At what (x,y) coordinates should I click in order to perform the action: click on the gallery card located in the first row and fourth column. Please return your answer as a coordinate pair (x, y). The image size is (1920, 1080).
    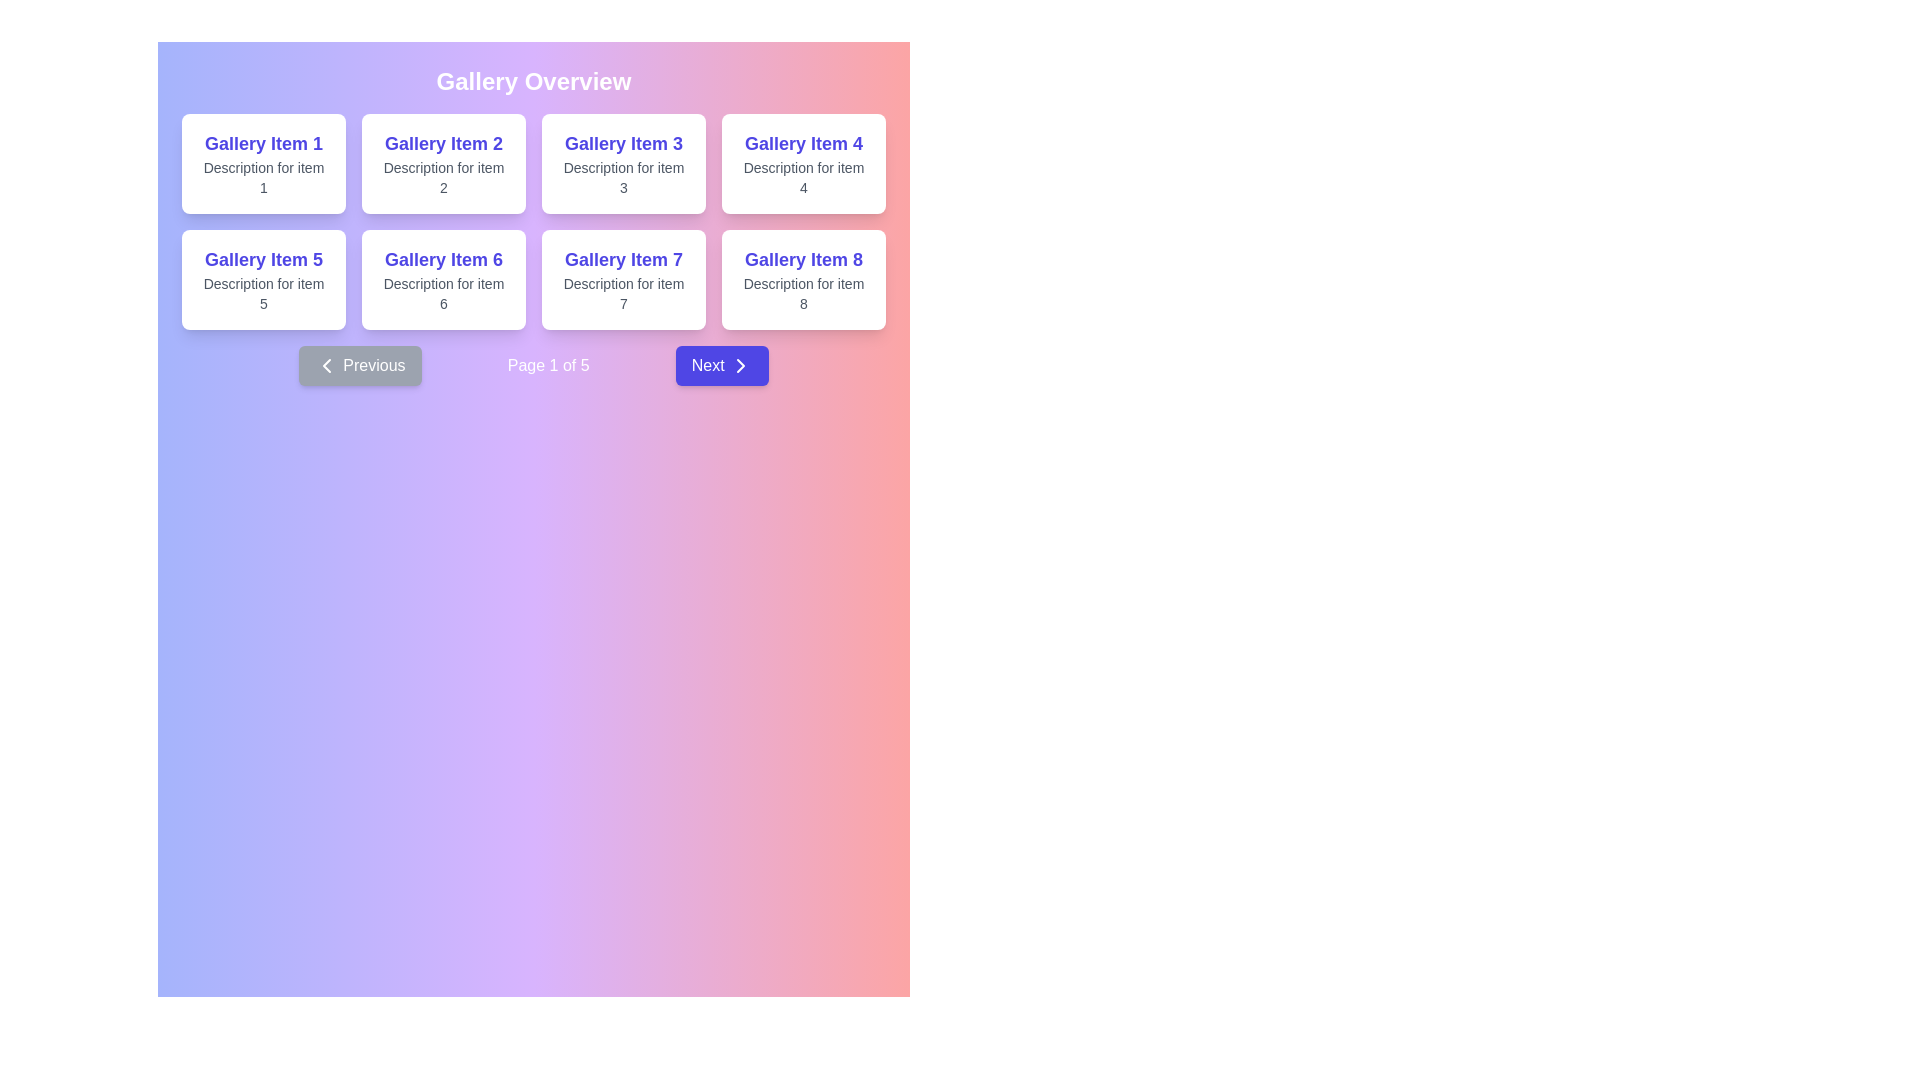
    Looking at the image, I should click on (804, 163).